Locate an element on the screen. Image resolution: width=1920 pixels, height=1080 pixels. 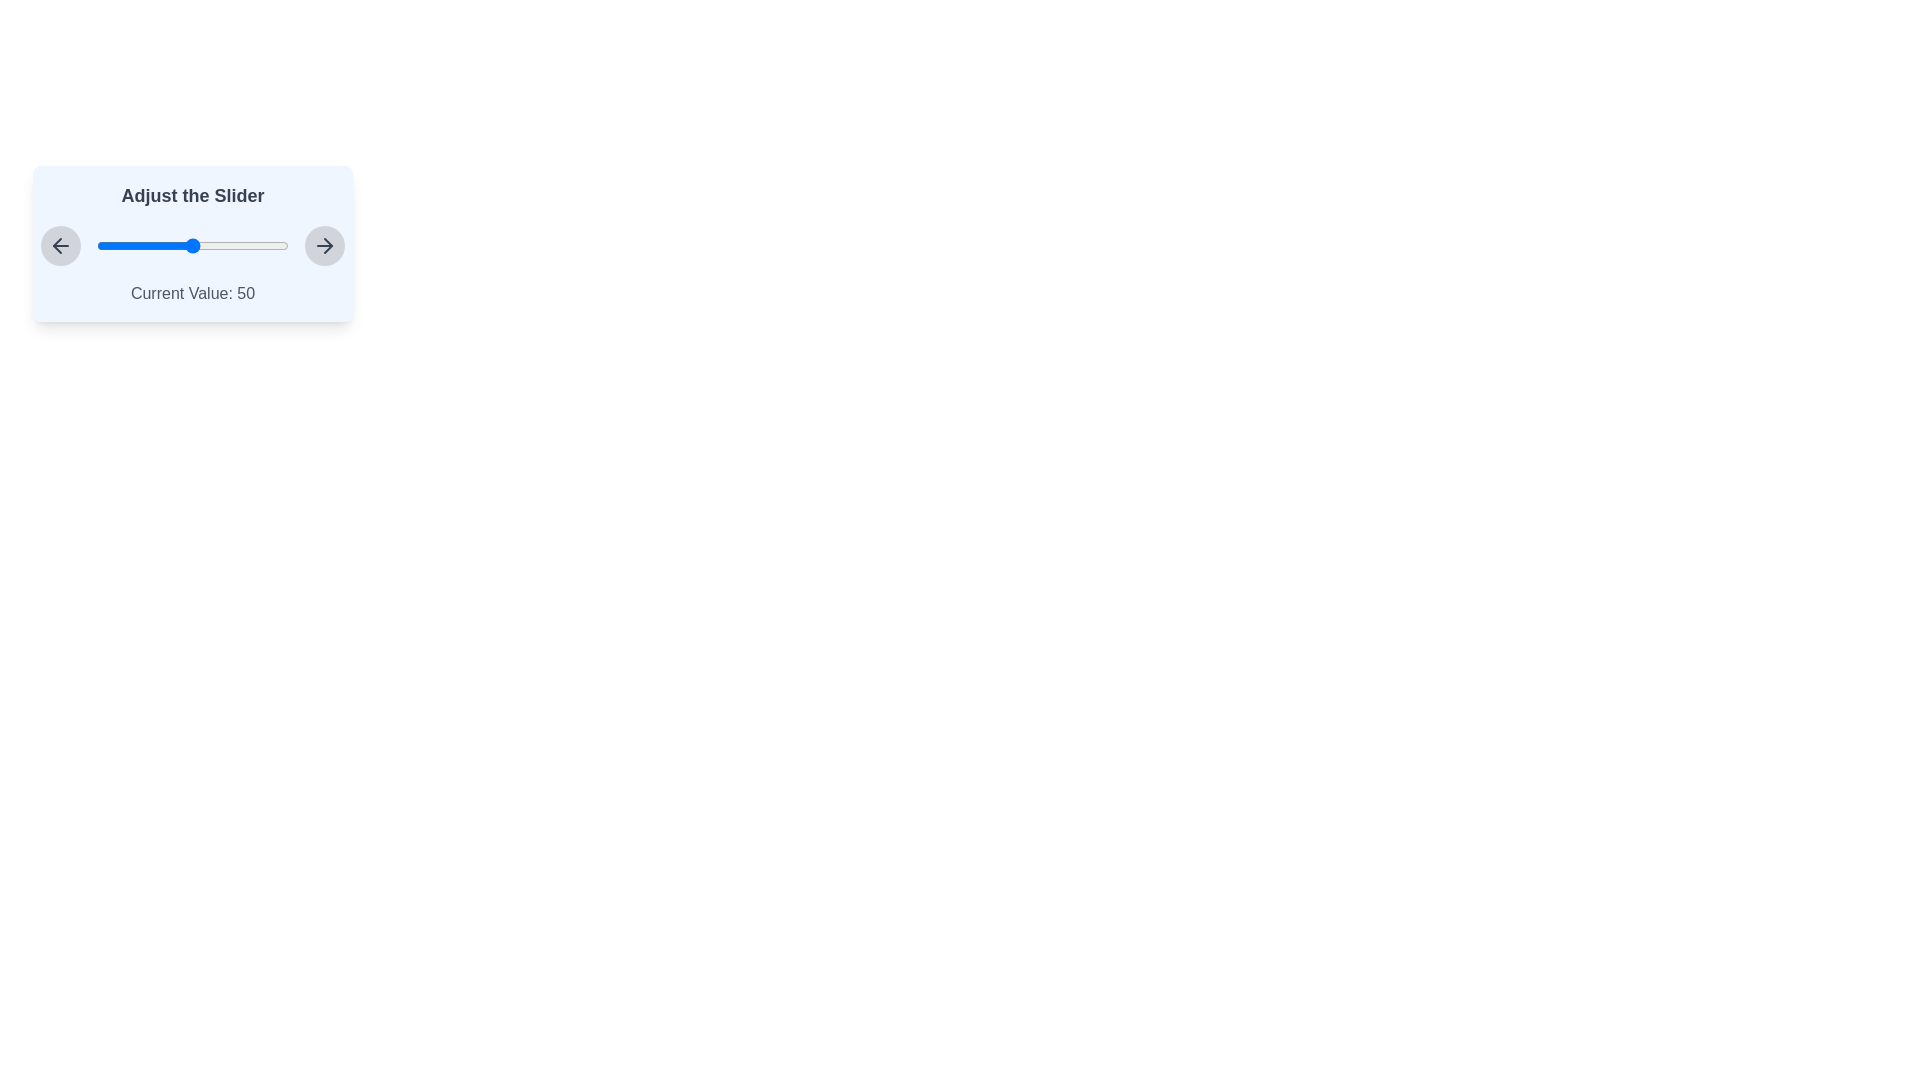
the slider is located at coordinates (142, 245).